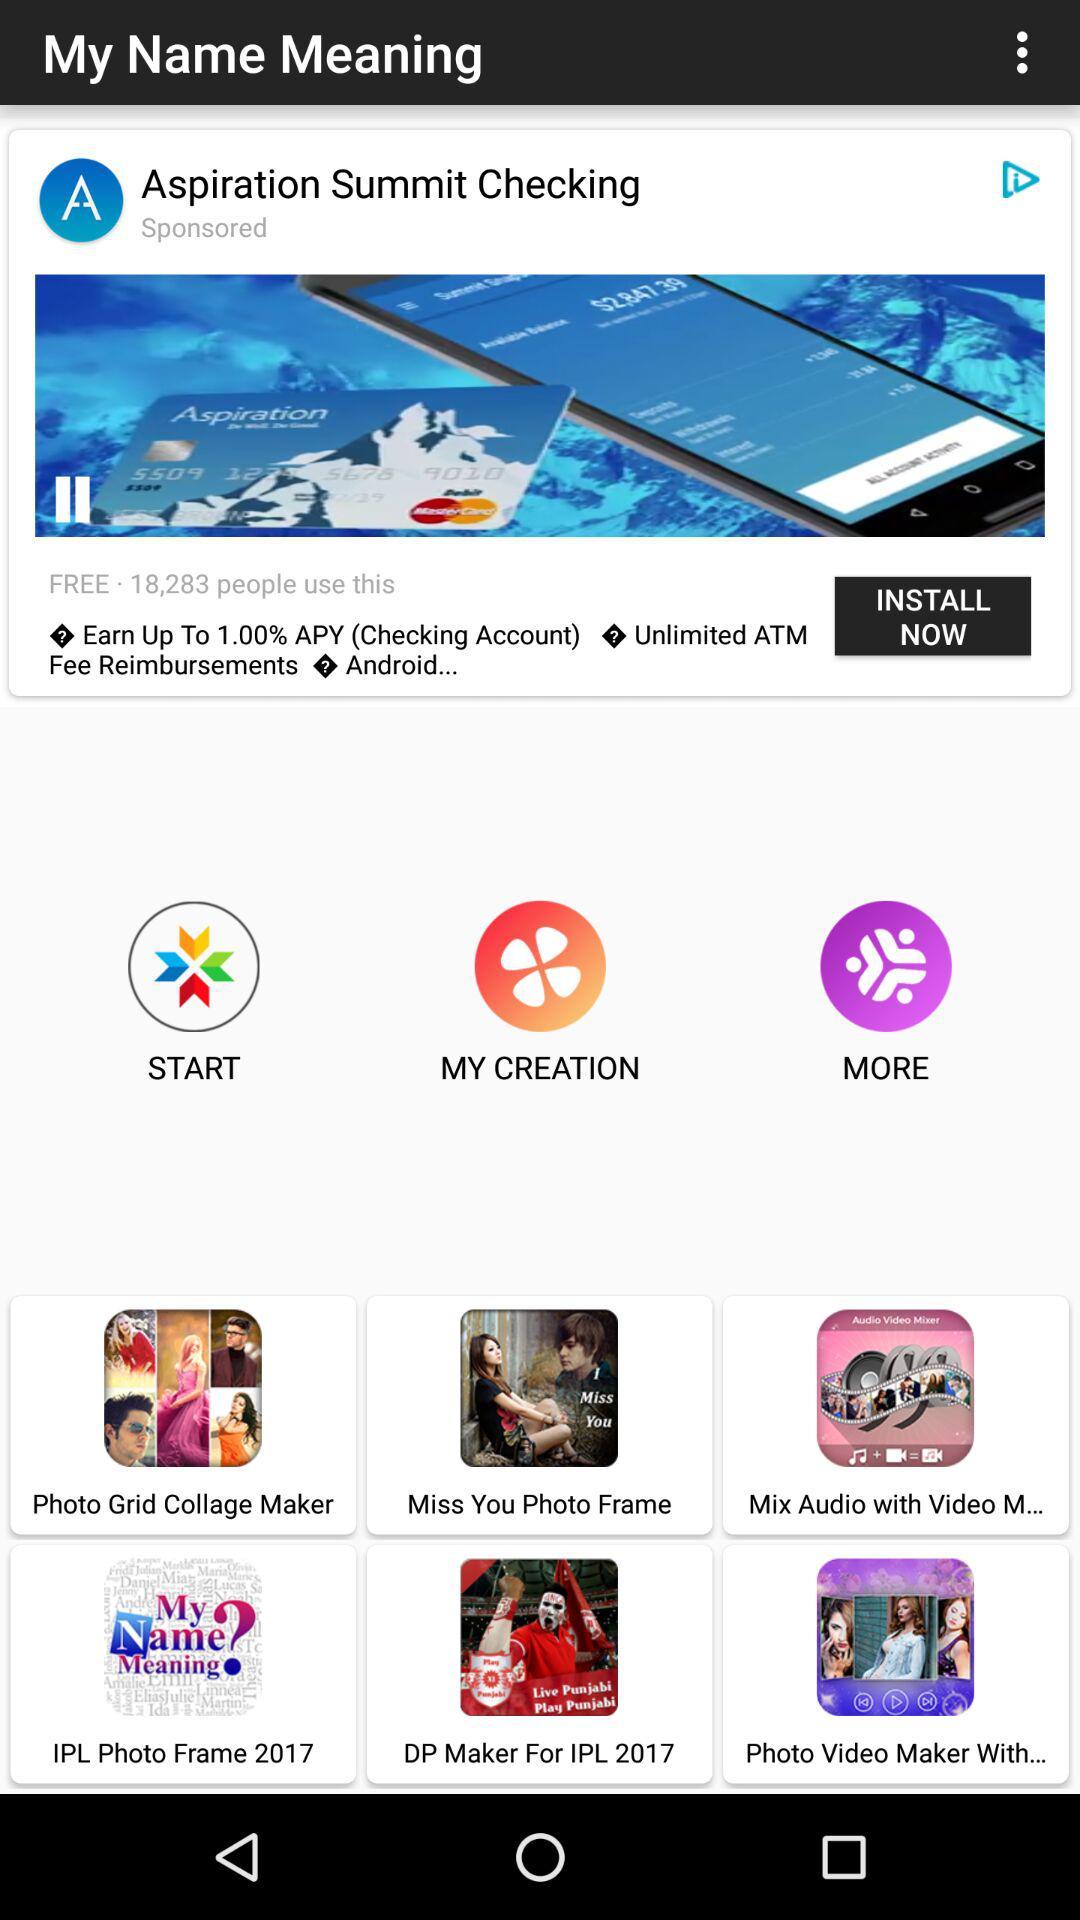 This screenshot has width=1080, height=1920. I want to click on pause video, so click(71, 499).